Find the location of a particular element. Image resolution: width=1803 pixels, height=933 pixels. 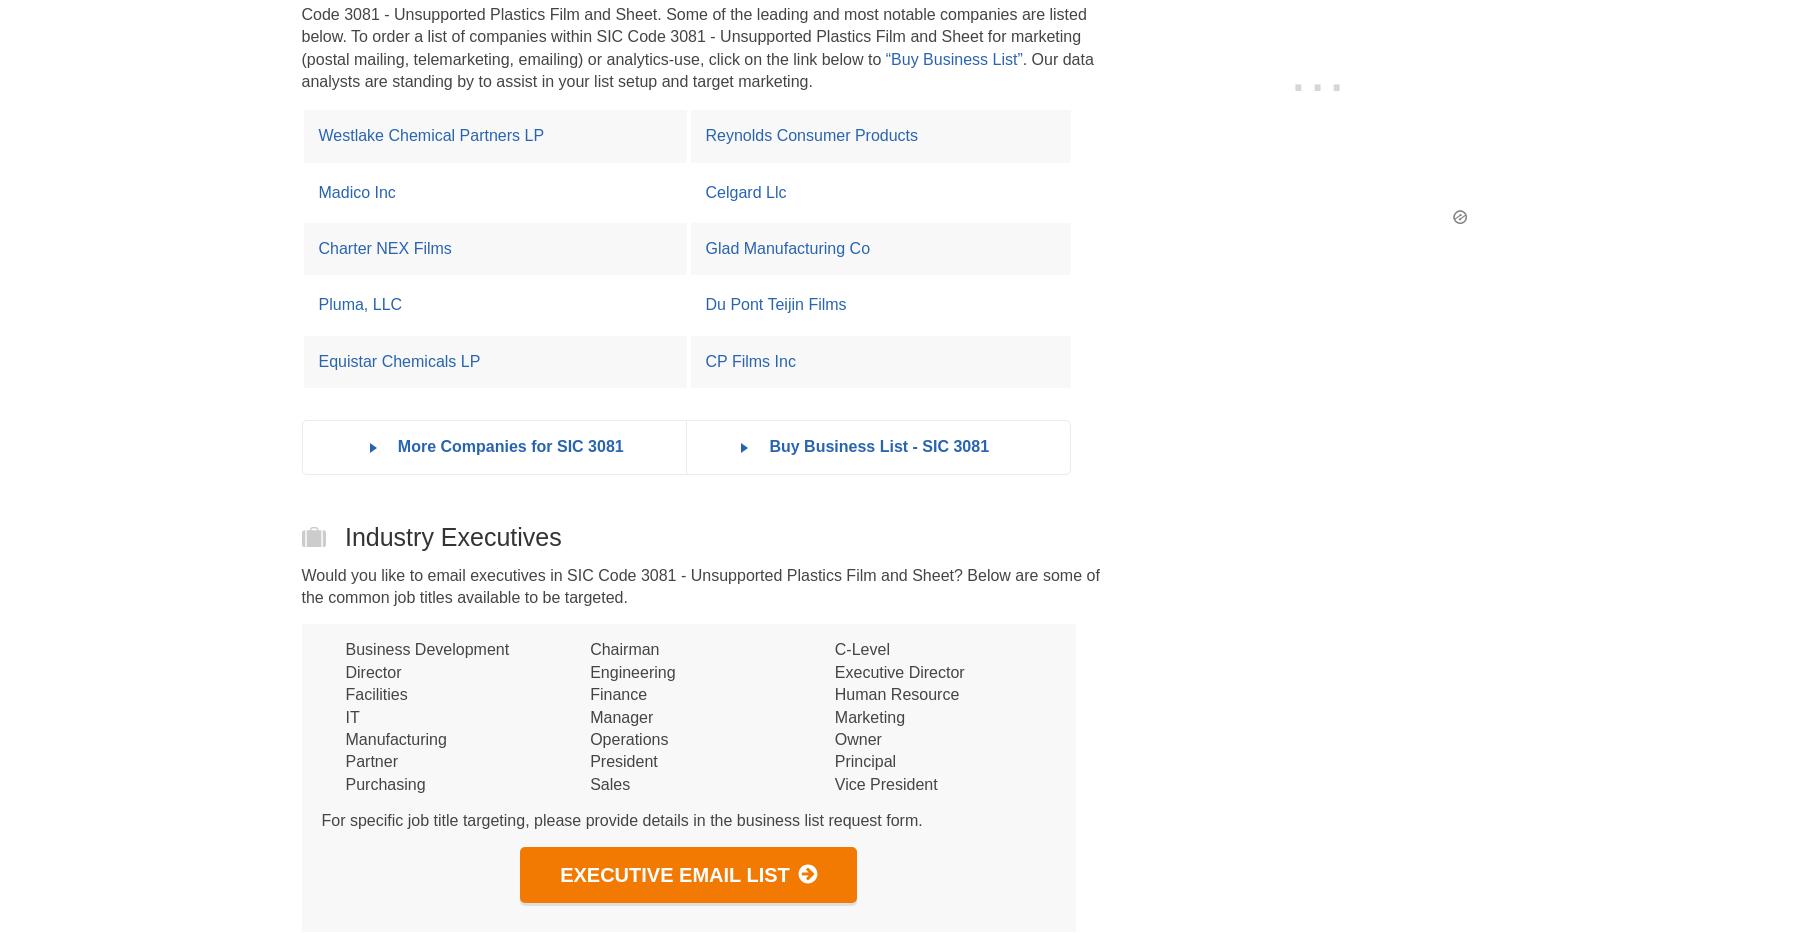

'Owner' is located at coordinates (856, 738).